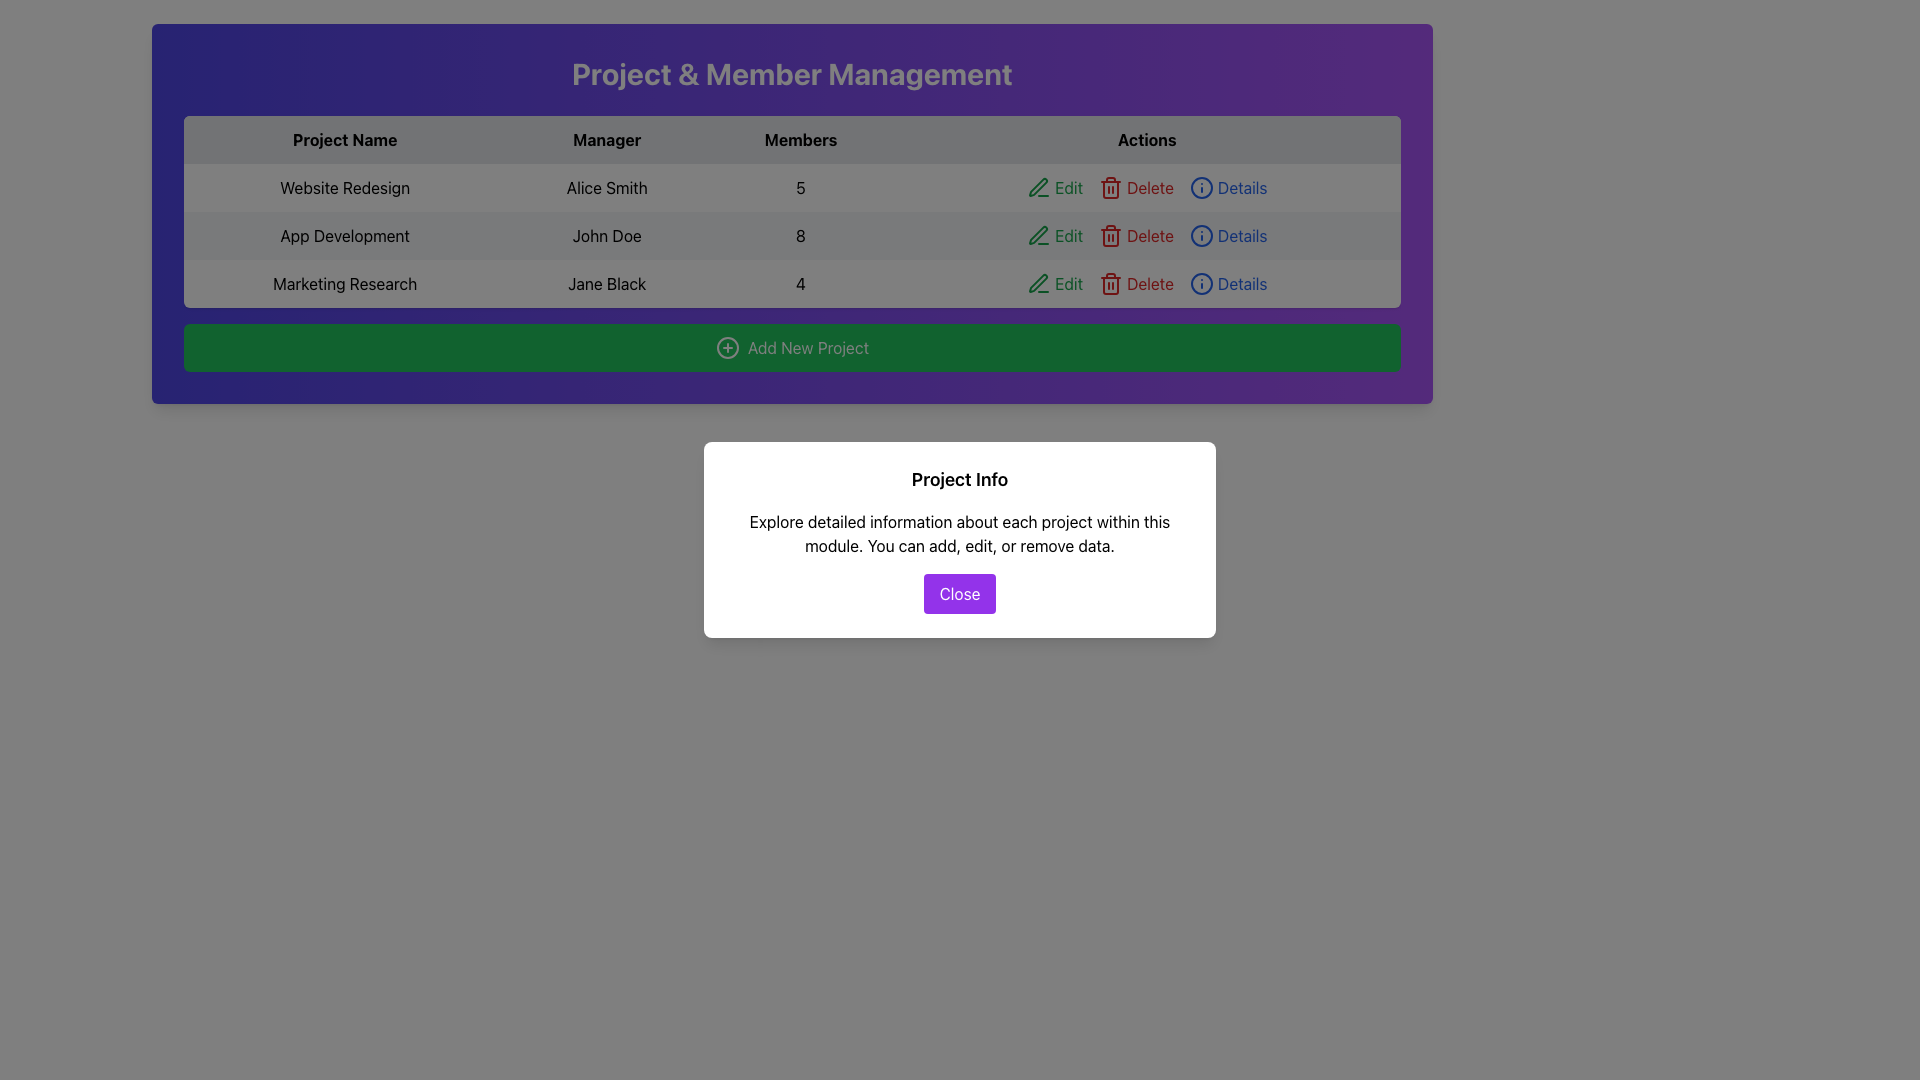 The height and width of the screenshot is (1080, 1920). Describe the element at coordinates (960, 532) in the screenshot. I see `the static text block providing guidance in the modal dialog box, located below the 'Project Info' title and above the 'Close' button` at that location.